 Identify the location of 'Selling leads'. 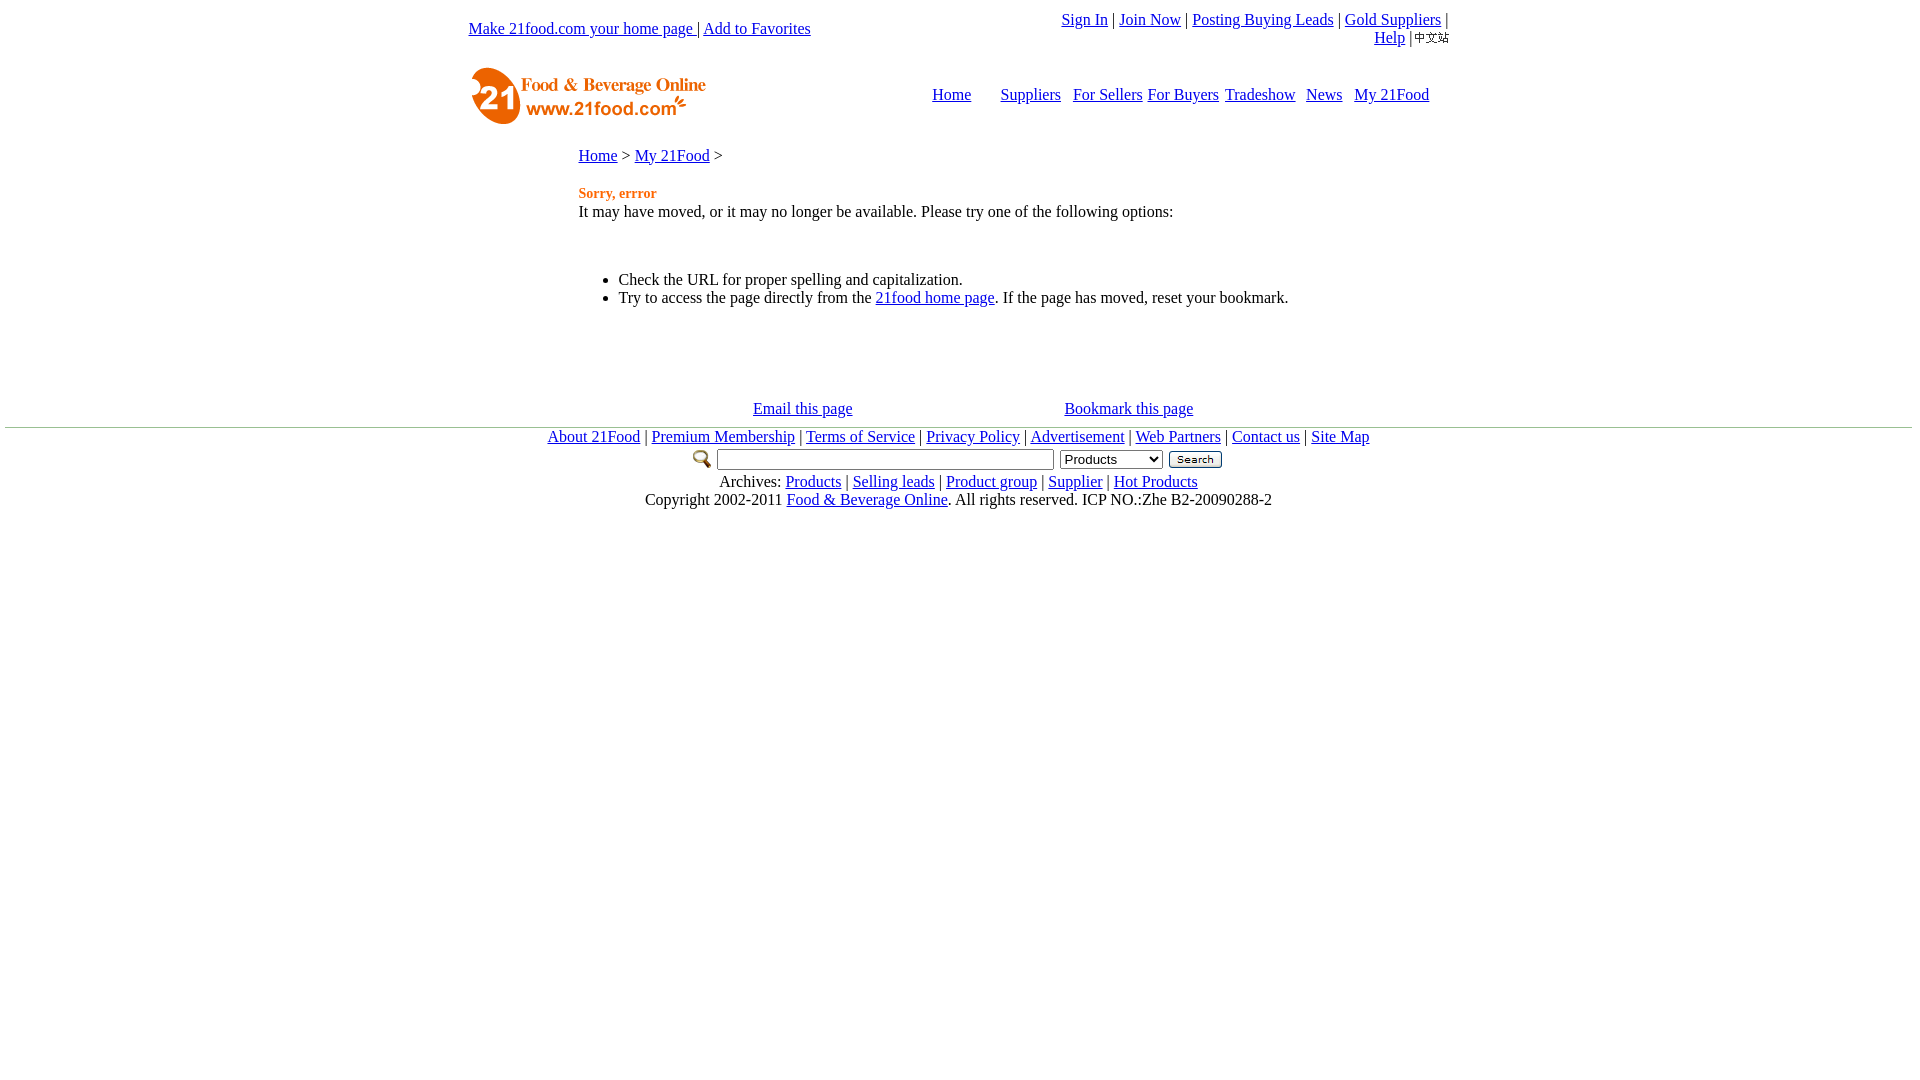
(892, 481).